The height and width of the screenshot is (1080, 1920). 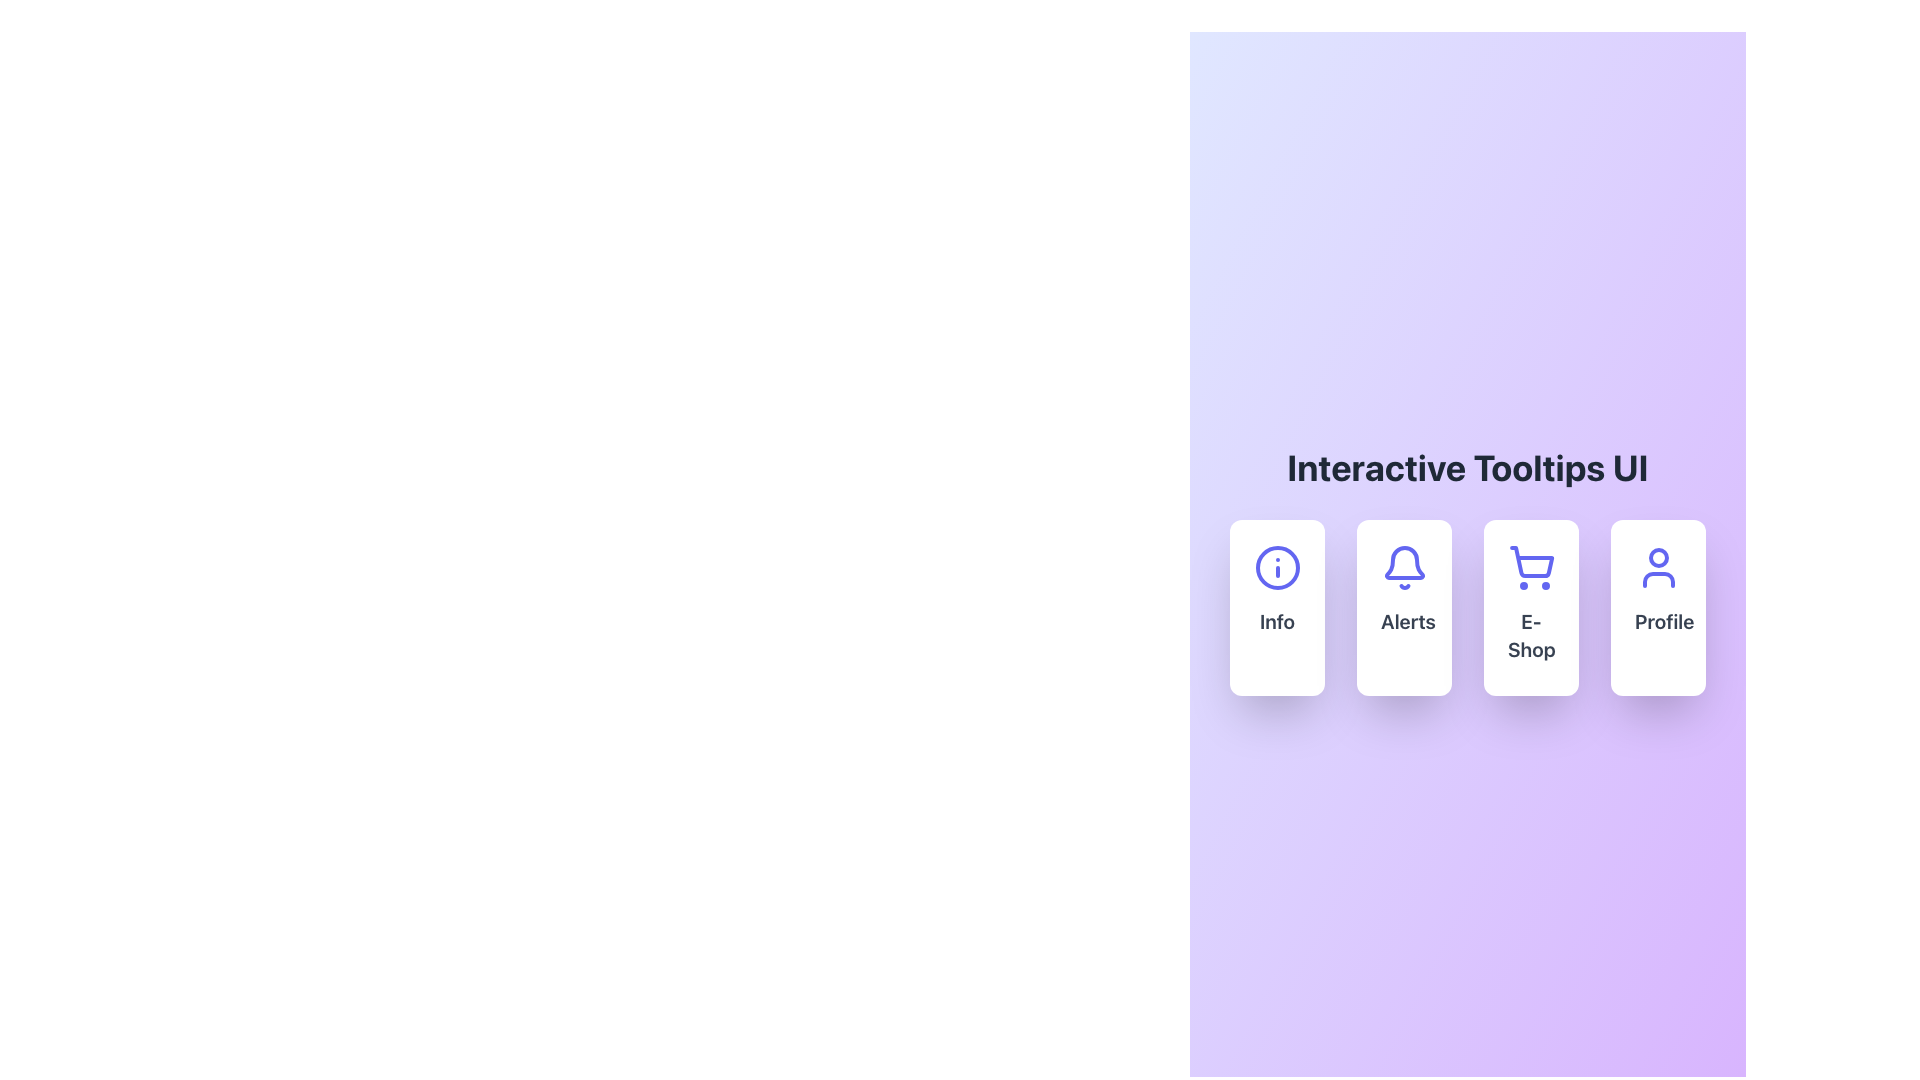 What do you see at coordinates (1403, 607) in the screenshot?
I see `the second card in the horizontal grid layout containing a blue bell icon at the top center and the text 'Alerts' in bold dark gray beneath it` at bounding box center [1403, 607].